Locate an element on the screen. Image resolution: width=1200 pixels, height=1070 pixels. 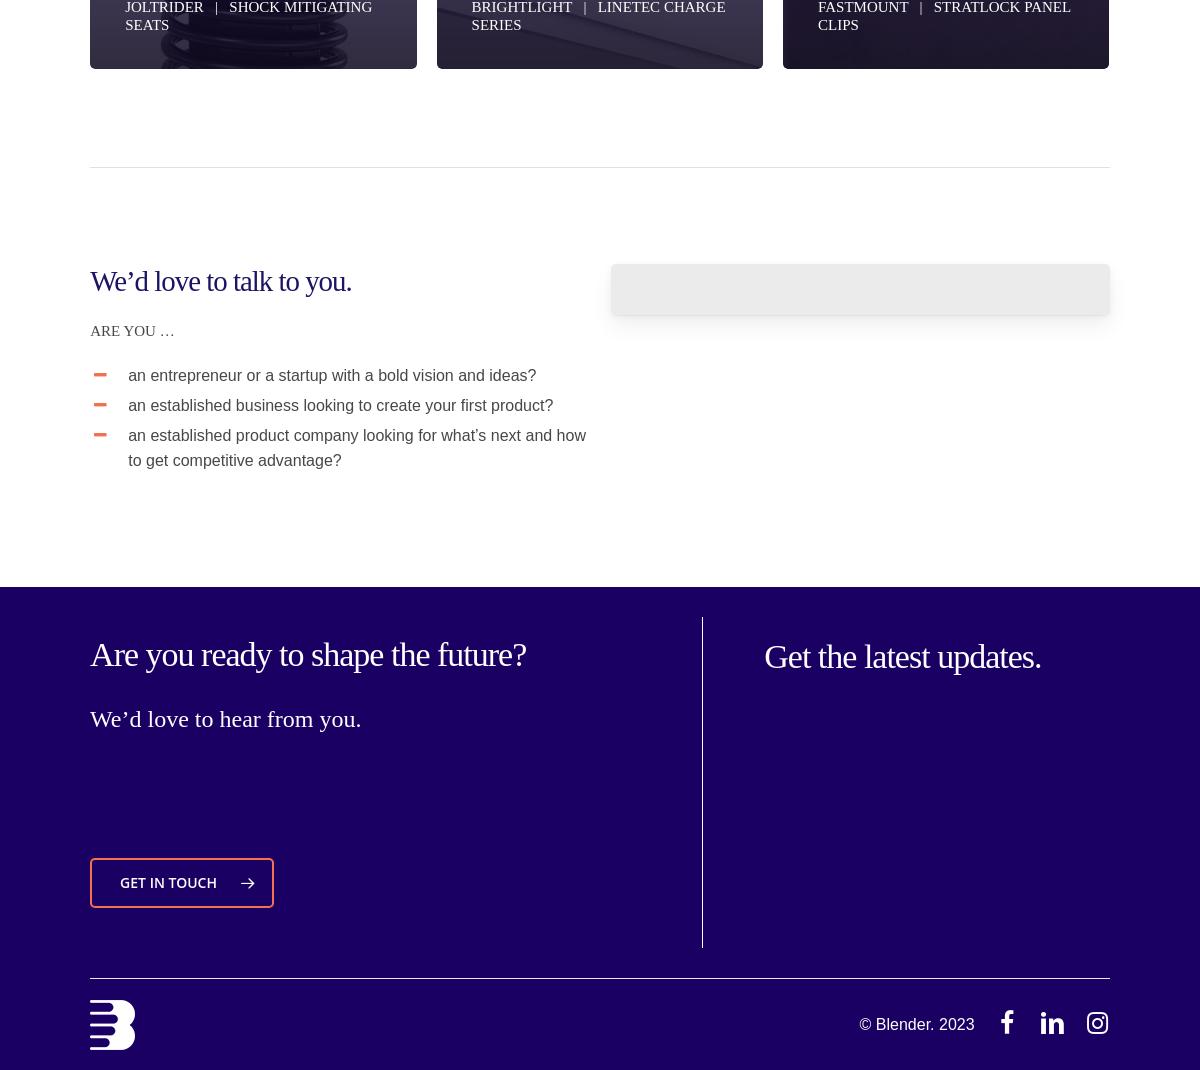
'We’d love to talk to you.' is located at coordinates (219, 280).